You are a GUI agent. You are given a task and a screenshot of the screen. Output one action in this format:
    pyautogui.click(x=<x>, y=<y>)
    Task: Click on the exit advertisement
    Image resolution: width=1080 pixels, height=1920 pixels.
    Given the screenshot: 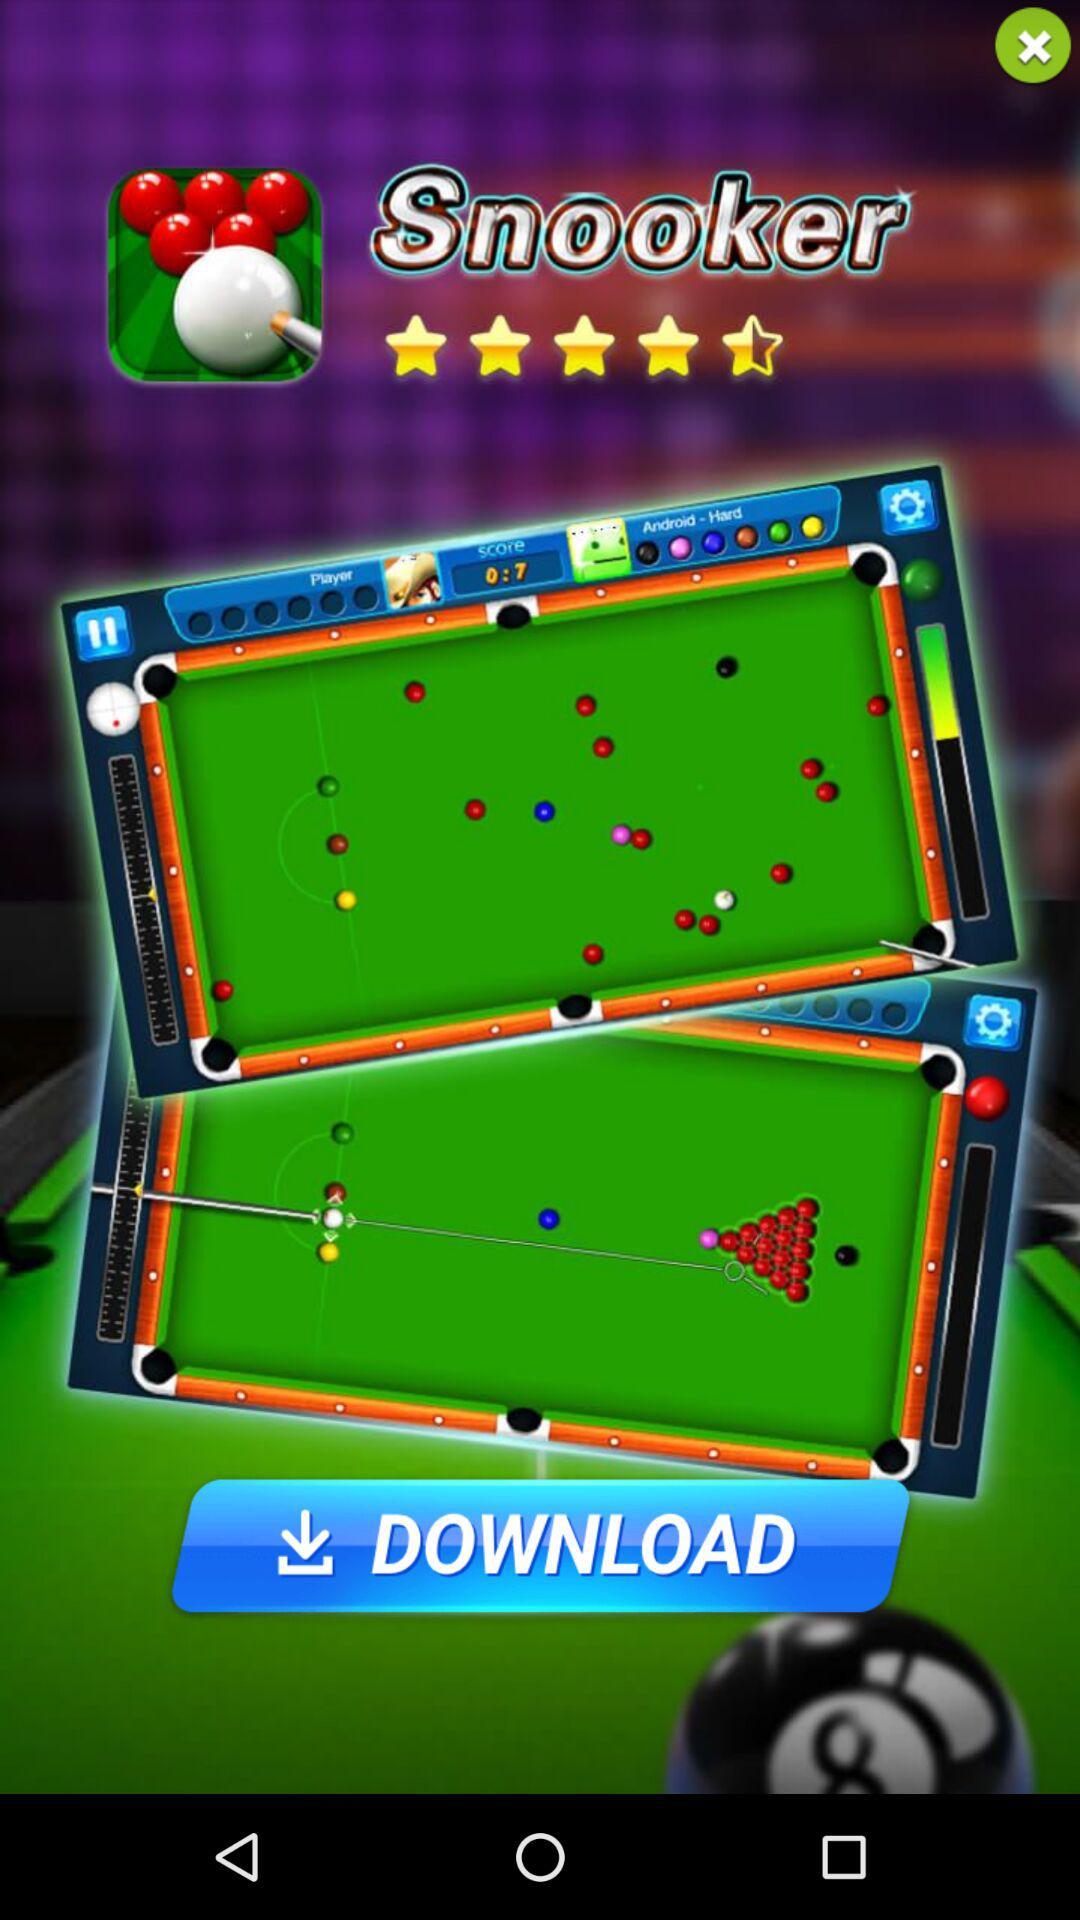 What is the action you would take?
    pyautogui.click(x=1033, y=46)
    